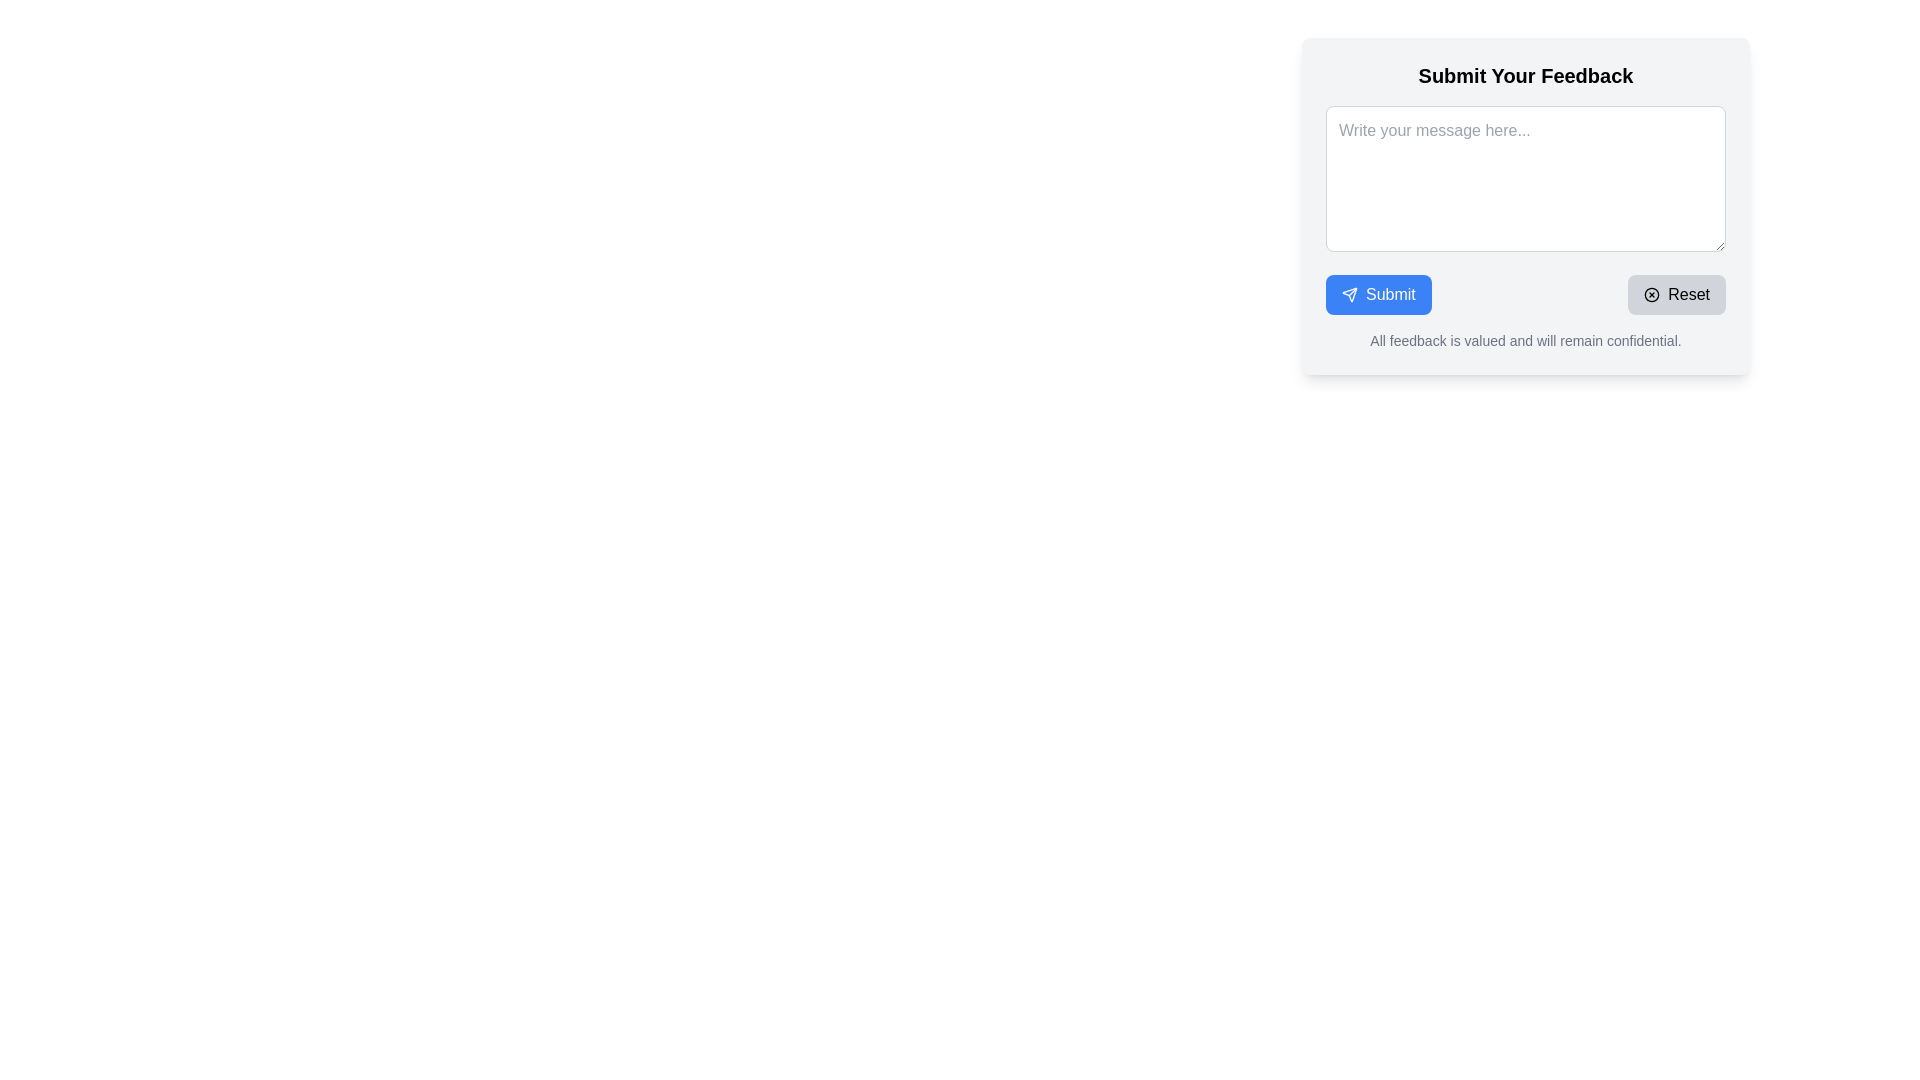 The height and width of the screenshot is (1080, 1920). I want to click on the text element labeled 'Submit Your Feedback', which is prominently displayed at the top of the feedback form card, so click(1525, 75).